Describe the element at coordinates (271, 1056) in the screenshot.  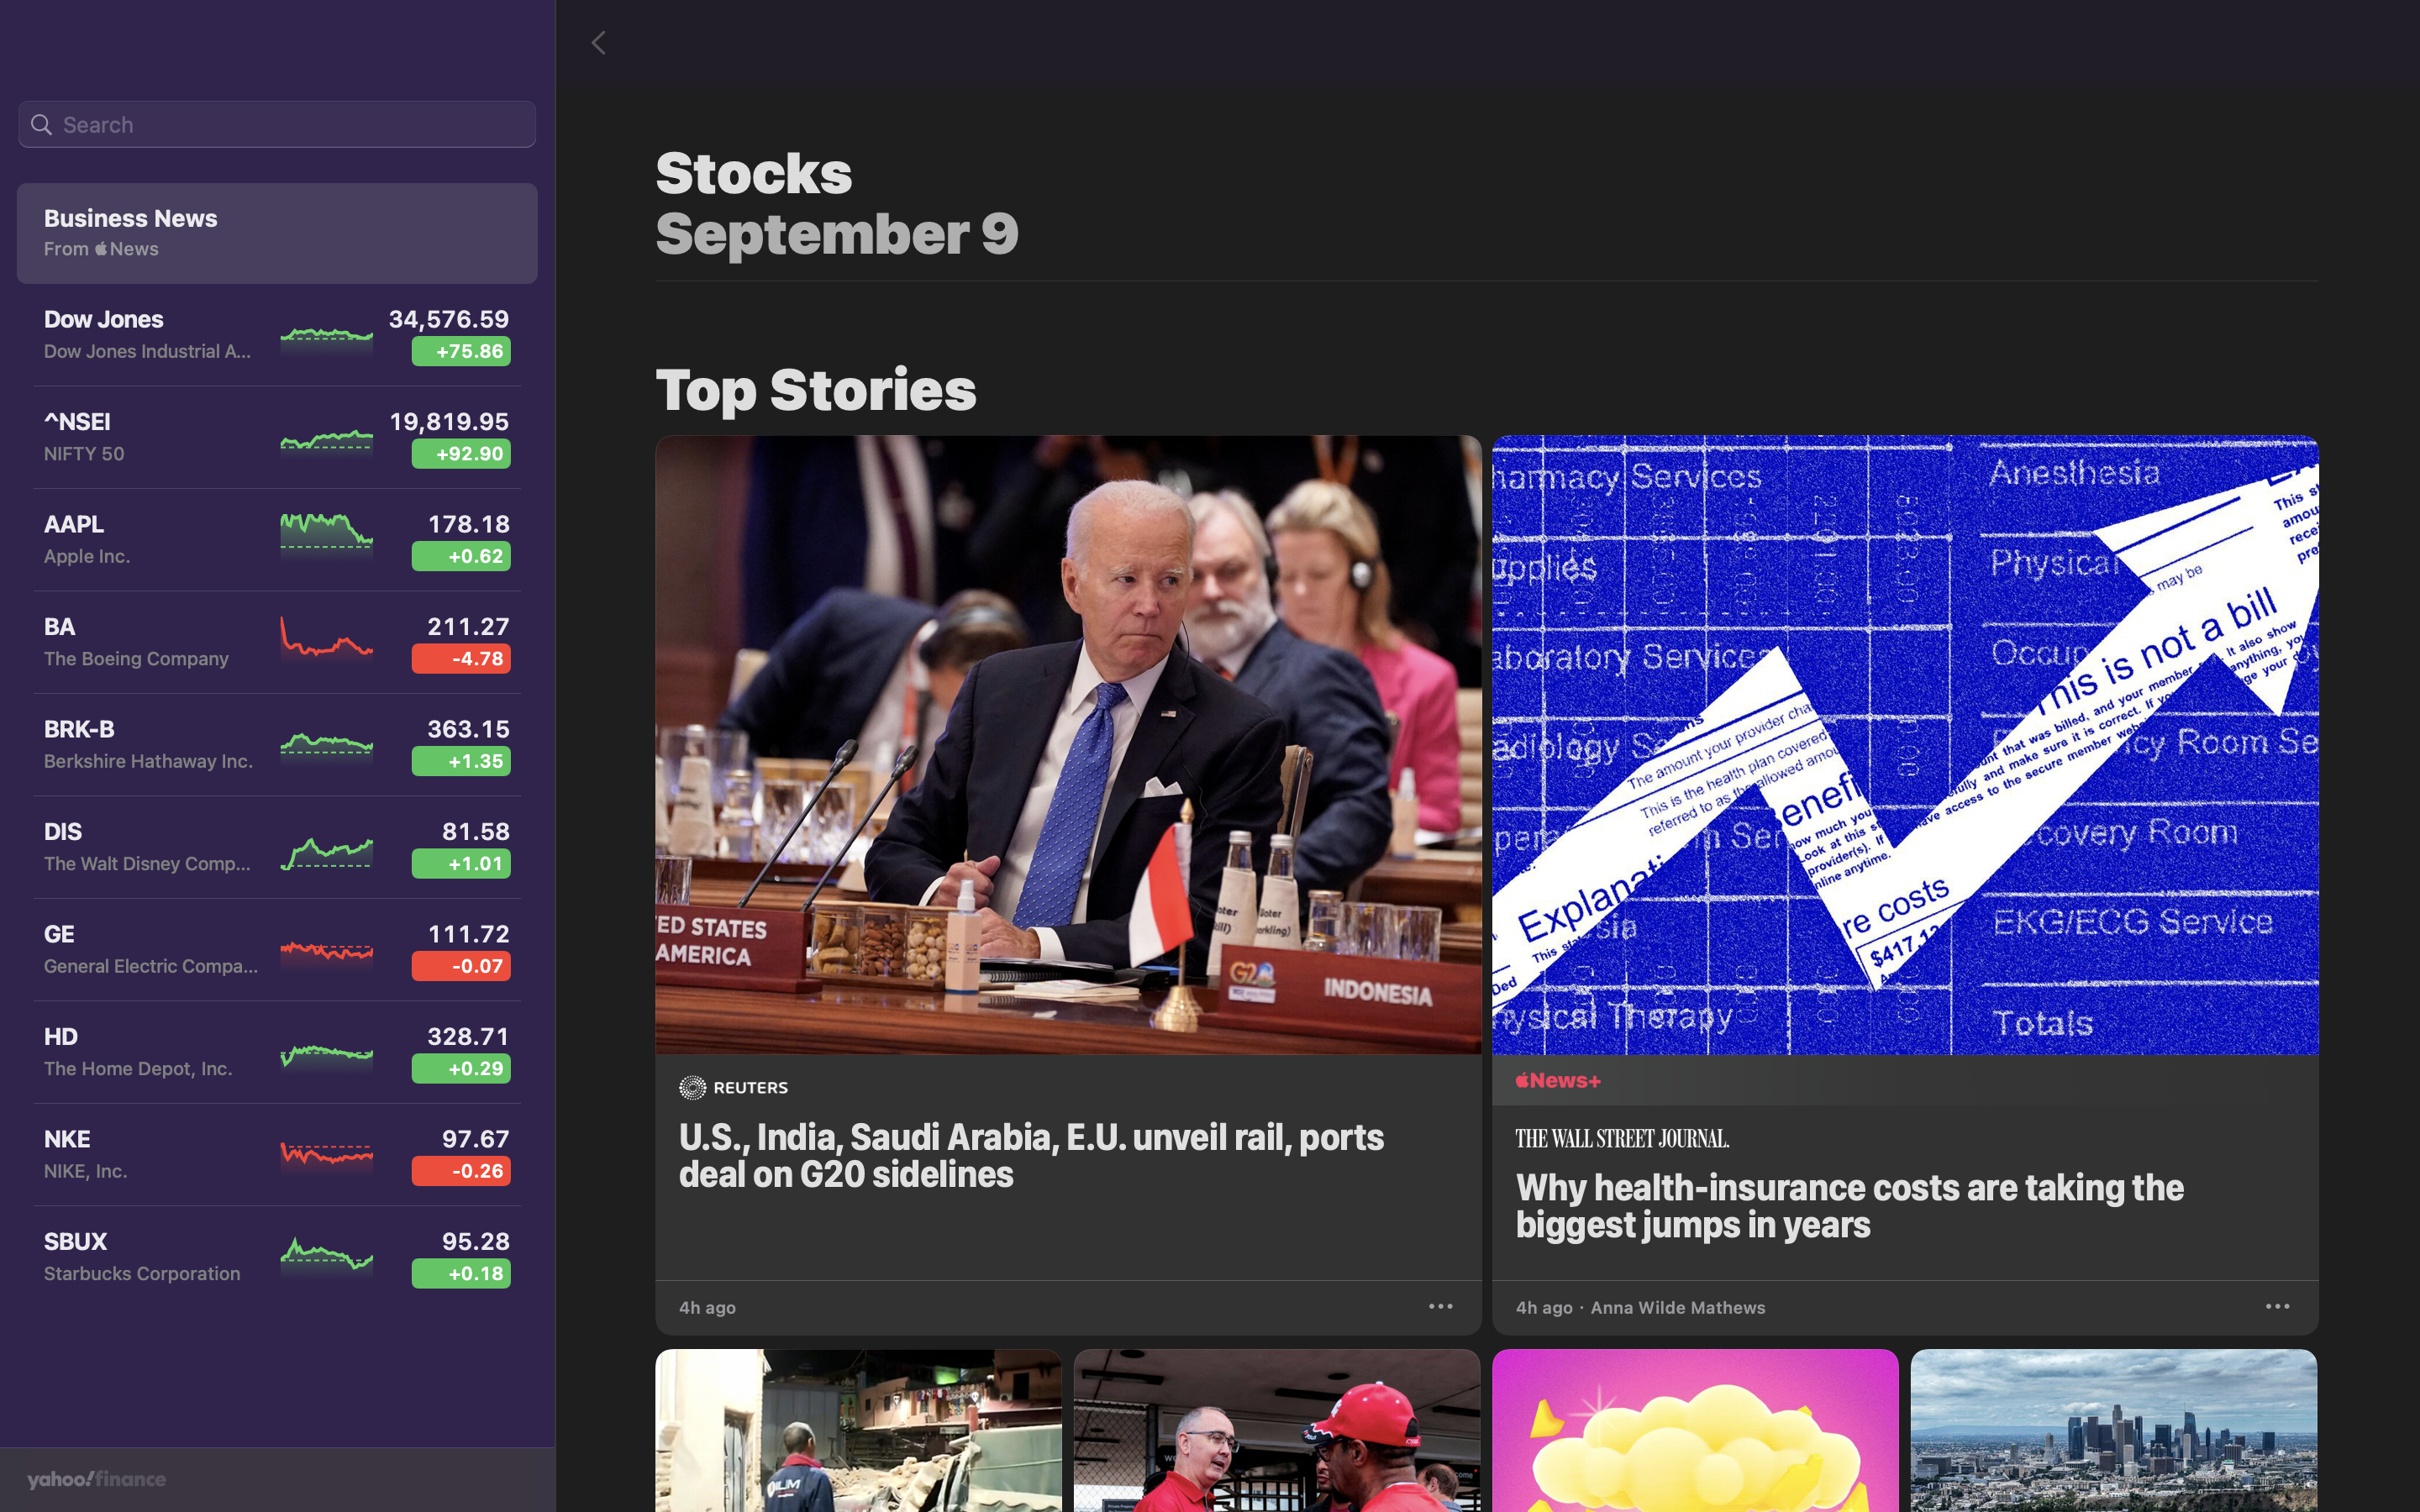
I see `more data by clicking on the Home Depot stock` at that location.